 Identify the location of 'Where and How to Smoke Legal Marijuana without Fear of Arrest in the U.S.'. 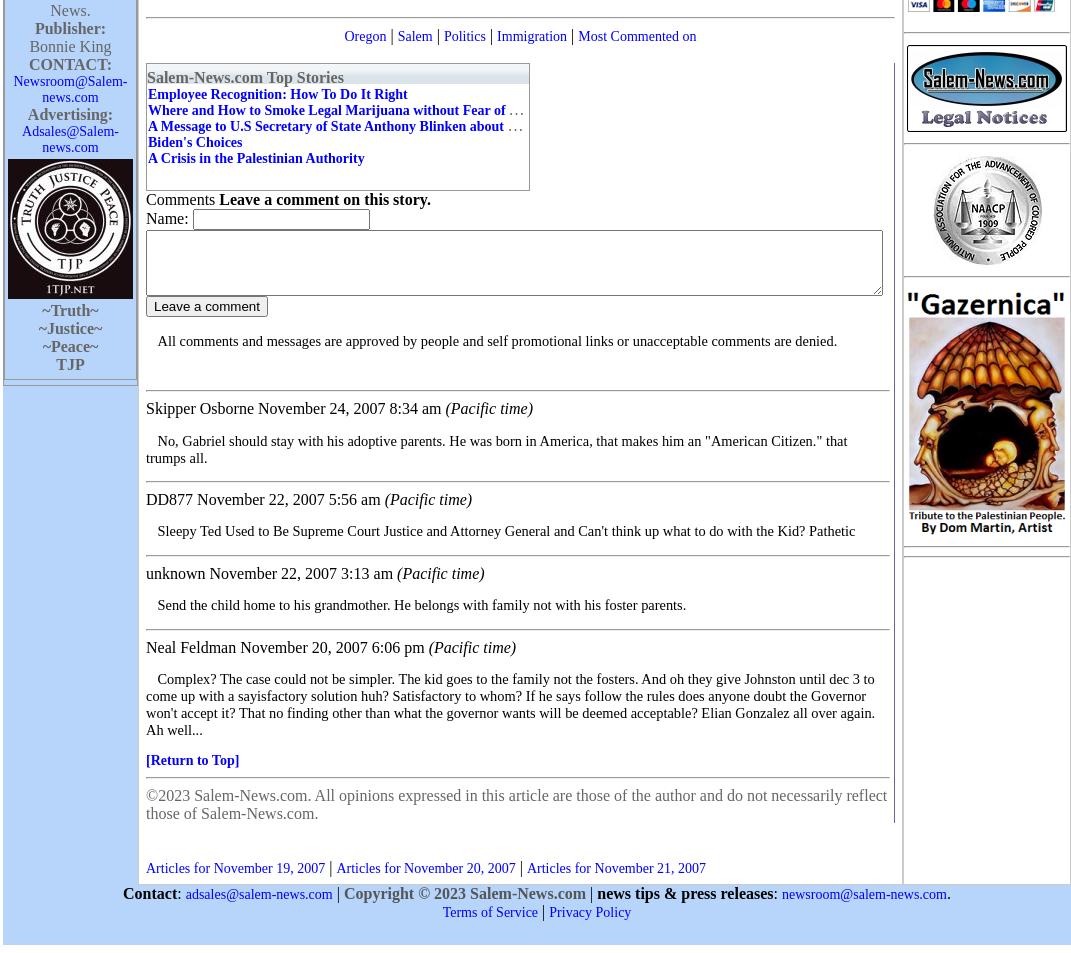
(148, 108).